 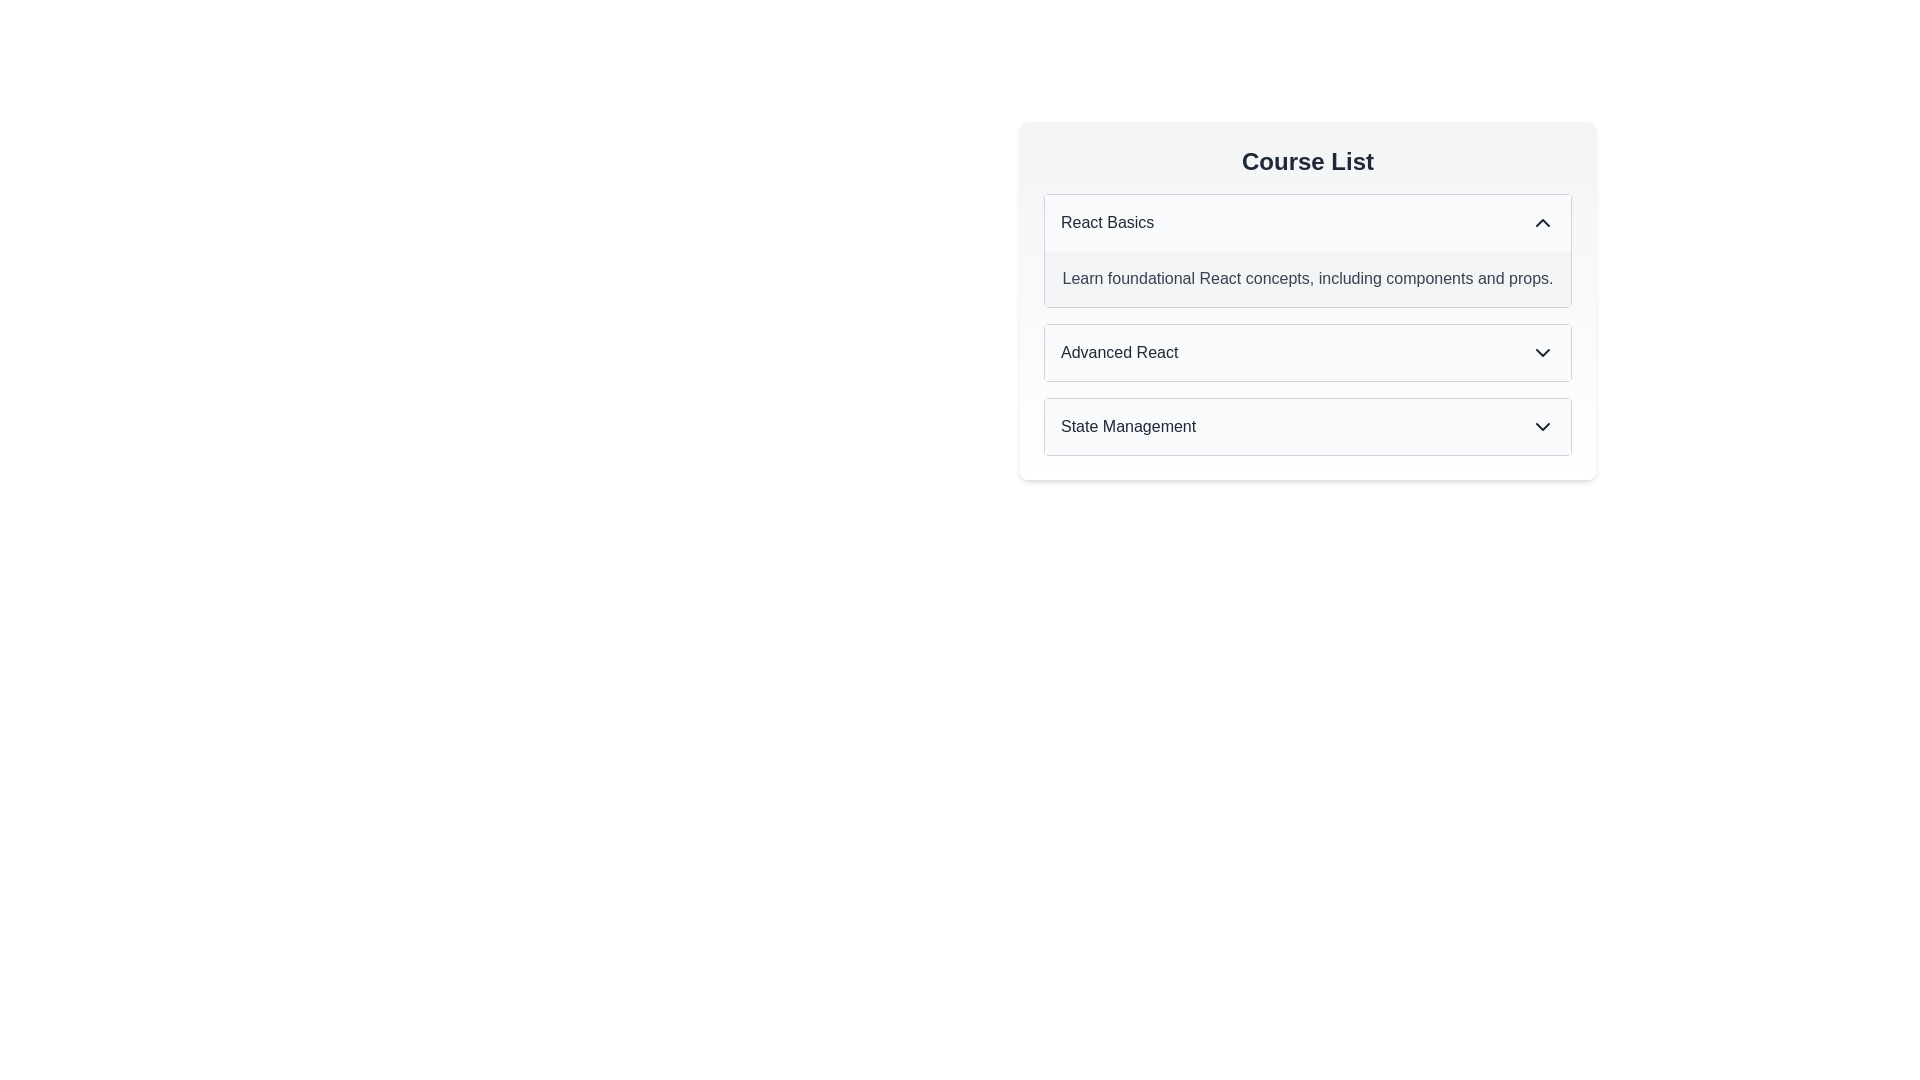 What do you see at coordinates (1541, 352) in the screenshot?
I see `the SVG chevron icon in the 'Advanced React' section header to highlight it` at bounding box center [1541, 352].